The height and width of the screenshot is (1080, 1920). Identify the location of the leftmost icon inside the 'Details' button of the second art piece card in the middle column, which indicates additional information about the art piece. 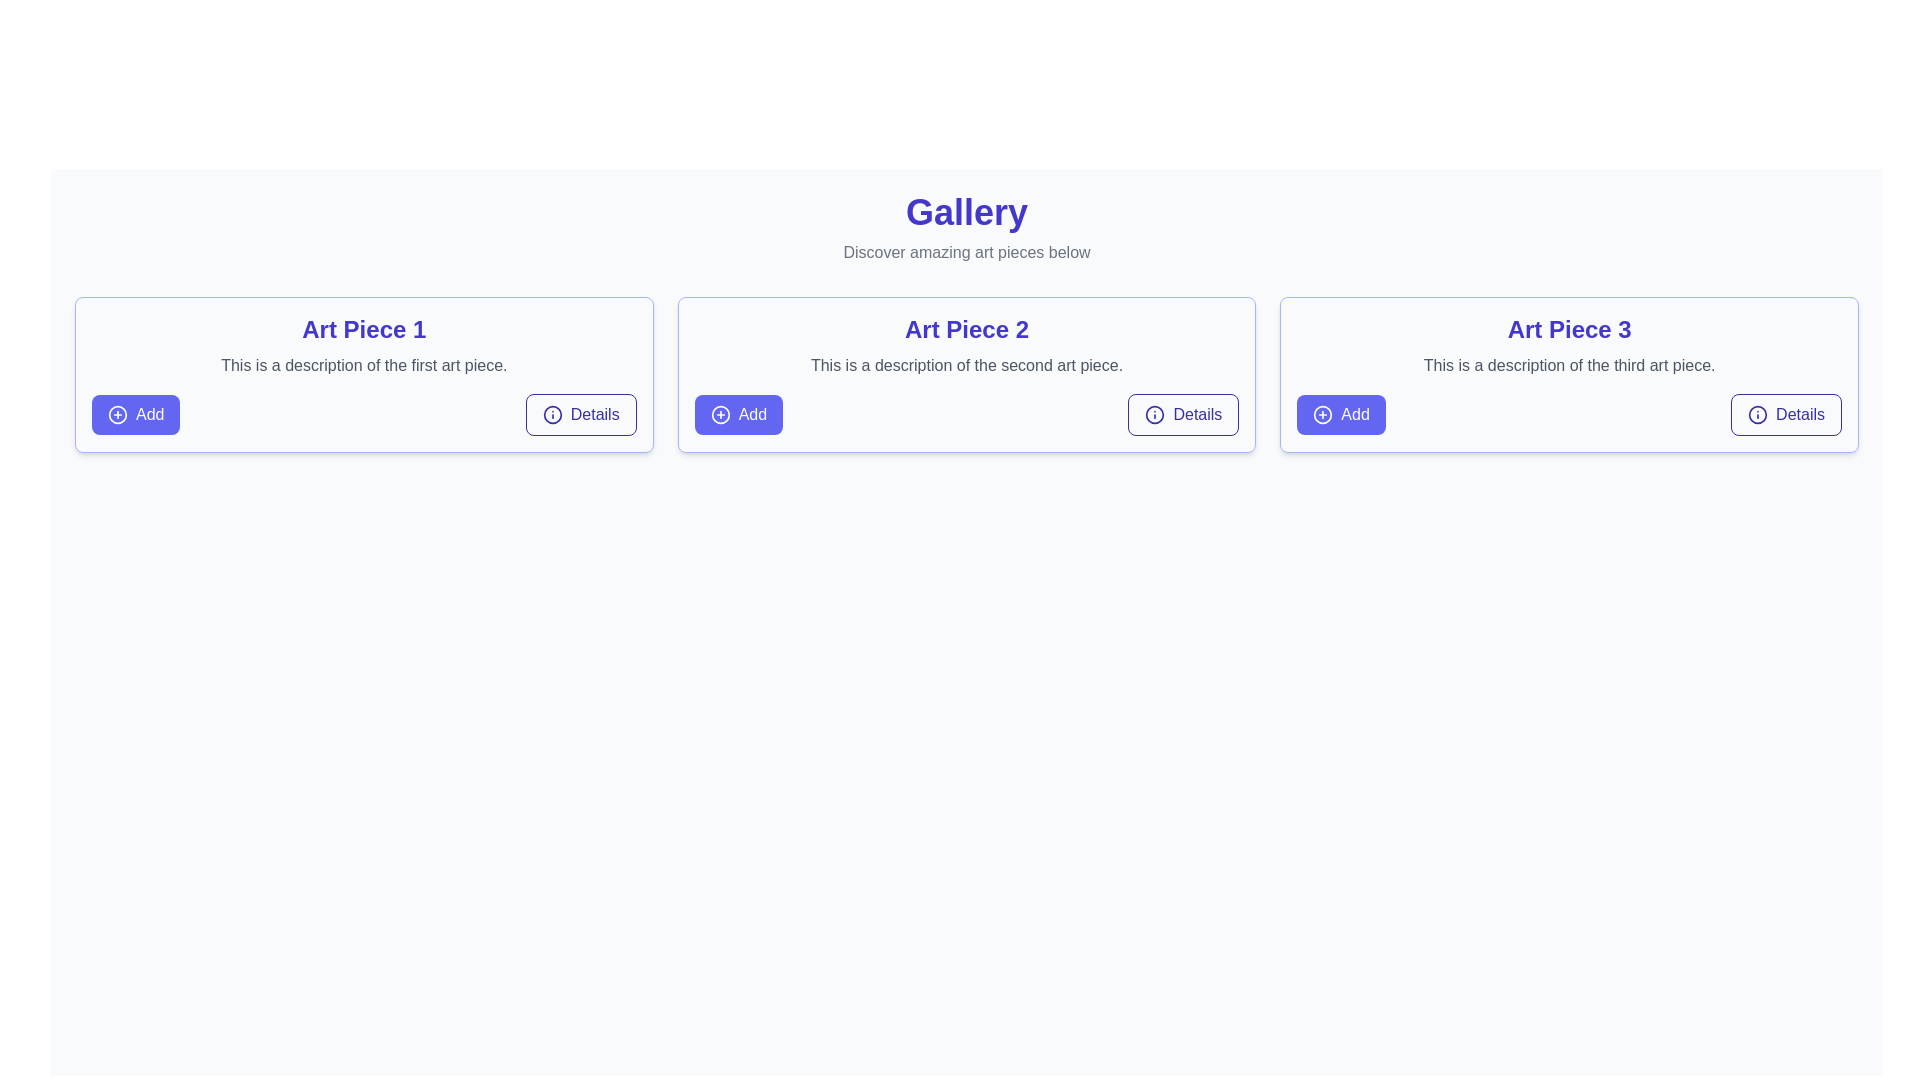
(1155, 414).